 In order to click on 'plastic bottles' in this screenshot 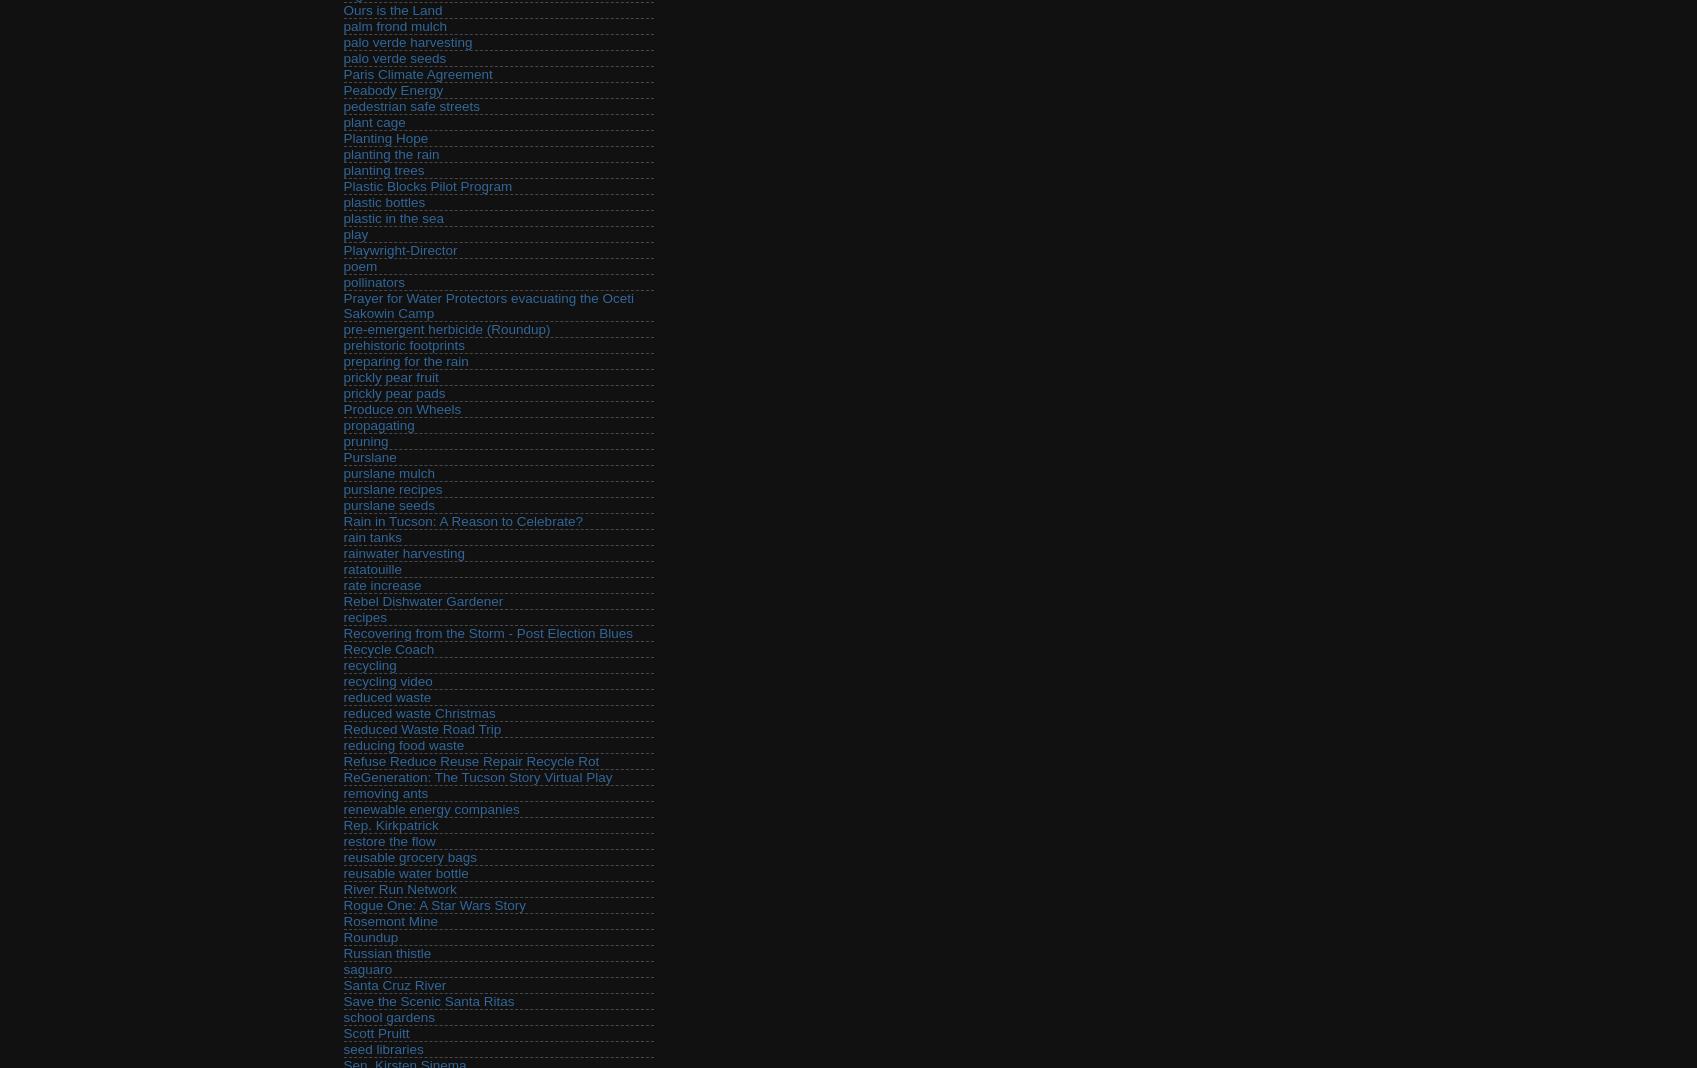, I will do `click(384, 202)`.